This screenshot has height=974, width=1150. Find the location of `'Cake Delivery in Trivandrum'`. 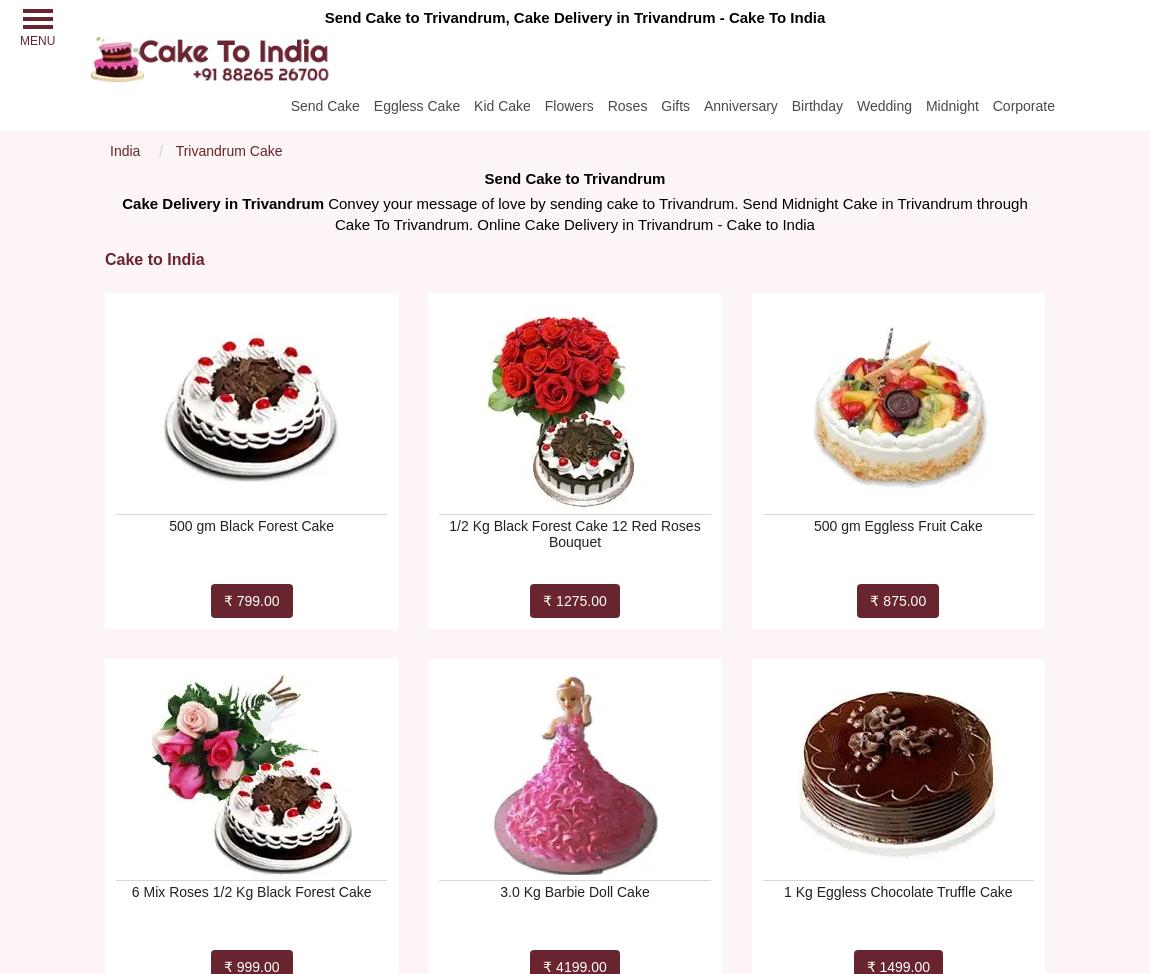

'Cake Delivery in Trivandrum' is located at coordinates (221, 202).